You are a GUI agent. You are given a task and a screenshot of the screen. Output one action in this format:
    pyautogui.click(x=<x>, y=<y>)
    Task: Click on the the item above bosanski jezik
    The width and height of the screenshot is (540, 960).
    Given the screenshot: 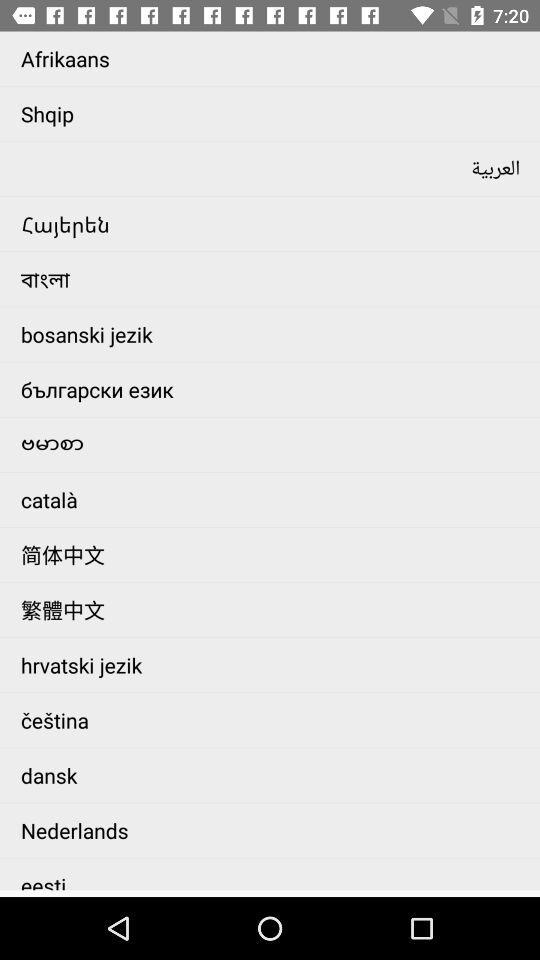 What is the action you would take?
    pyautogui.click(x=274, y=278)
    